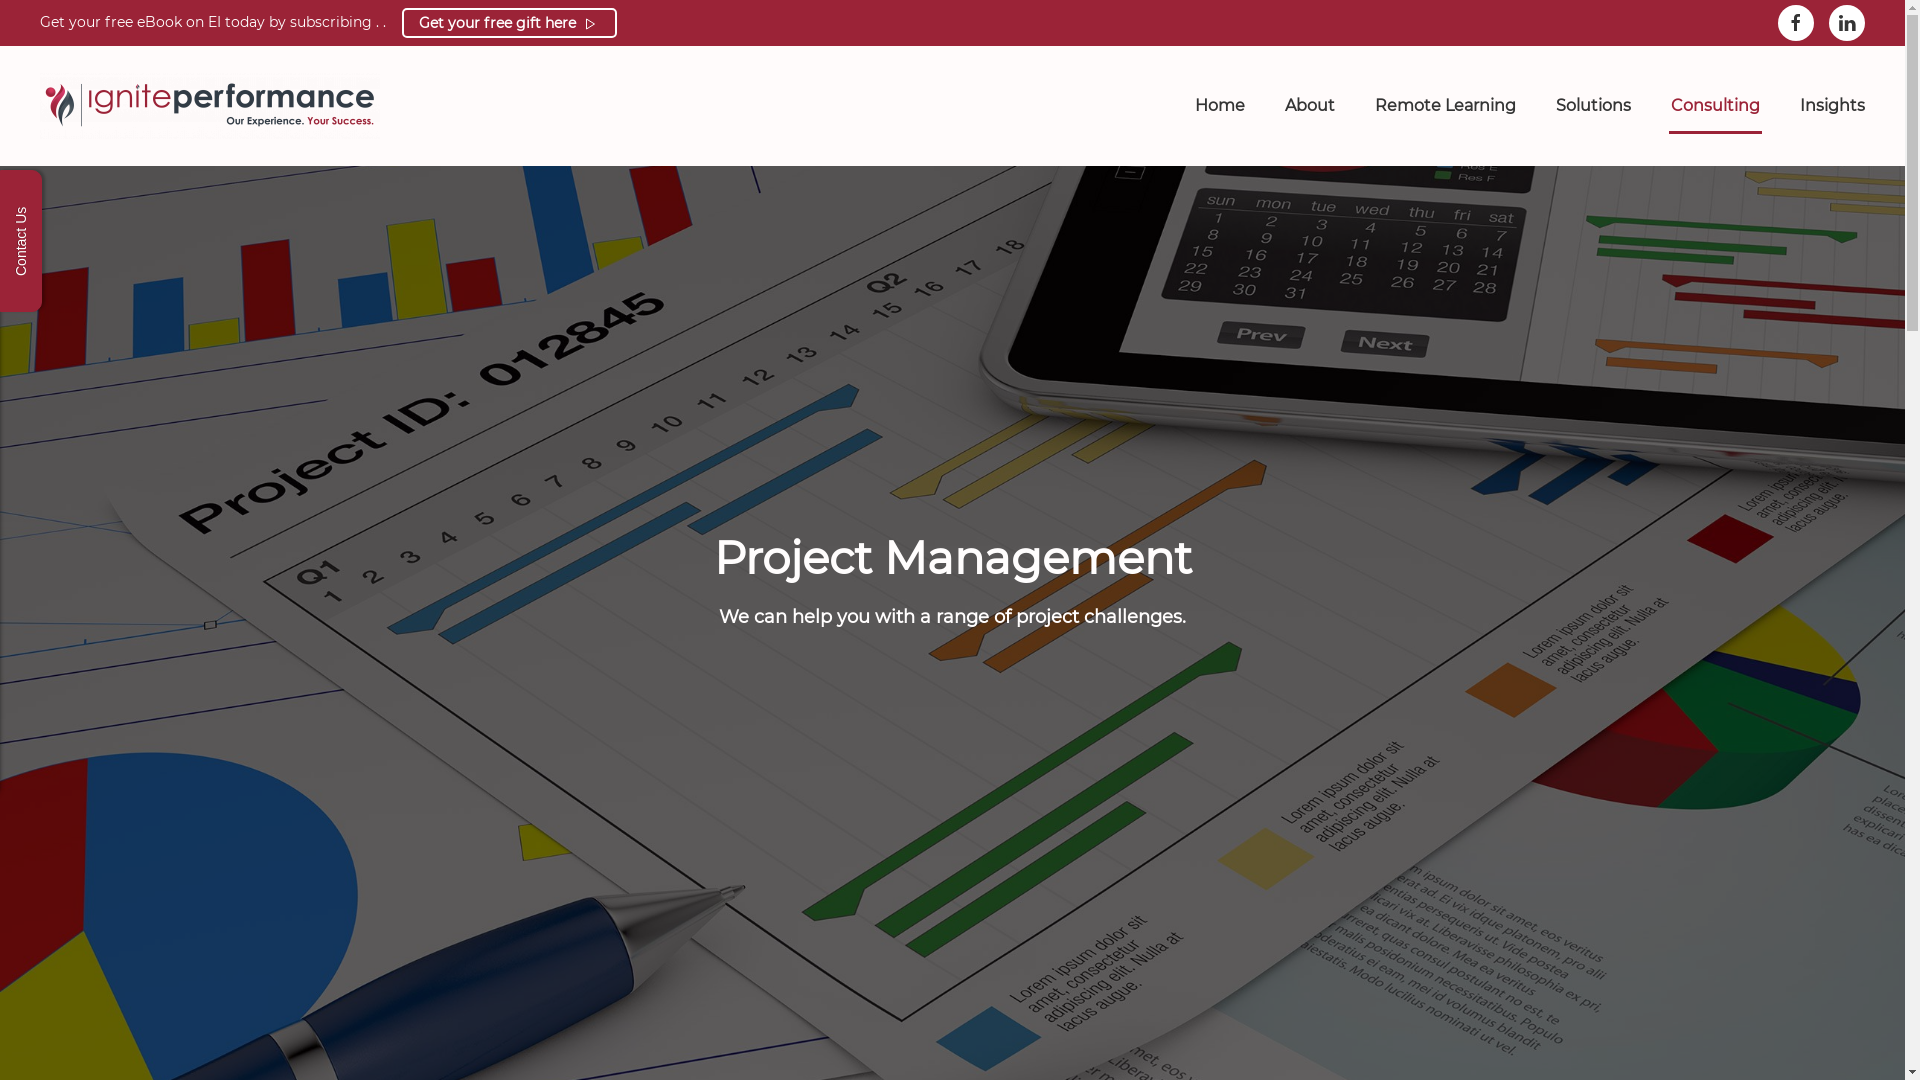 Image resolution: width=1920 pixels, height=1080 pixels. Describe the element at coordinates (1310, 105) in the screenshot. I see `'About'` at that location.